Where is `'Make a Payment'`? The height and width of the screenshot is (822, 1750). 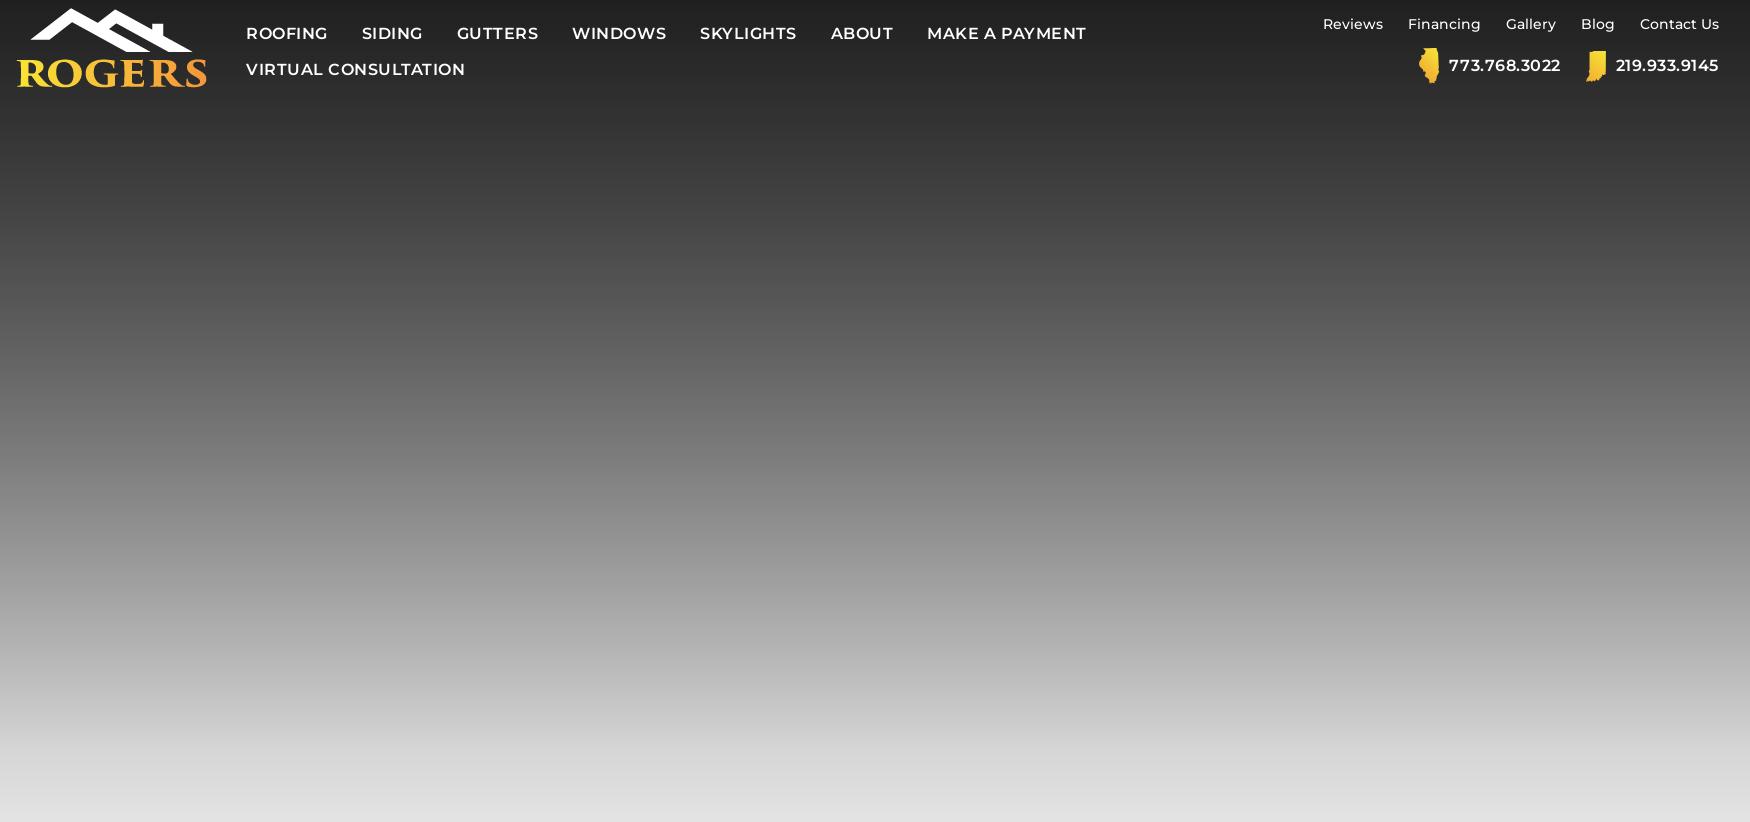 'Make a Payment' is located at coordinates (1005, 32).